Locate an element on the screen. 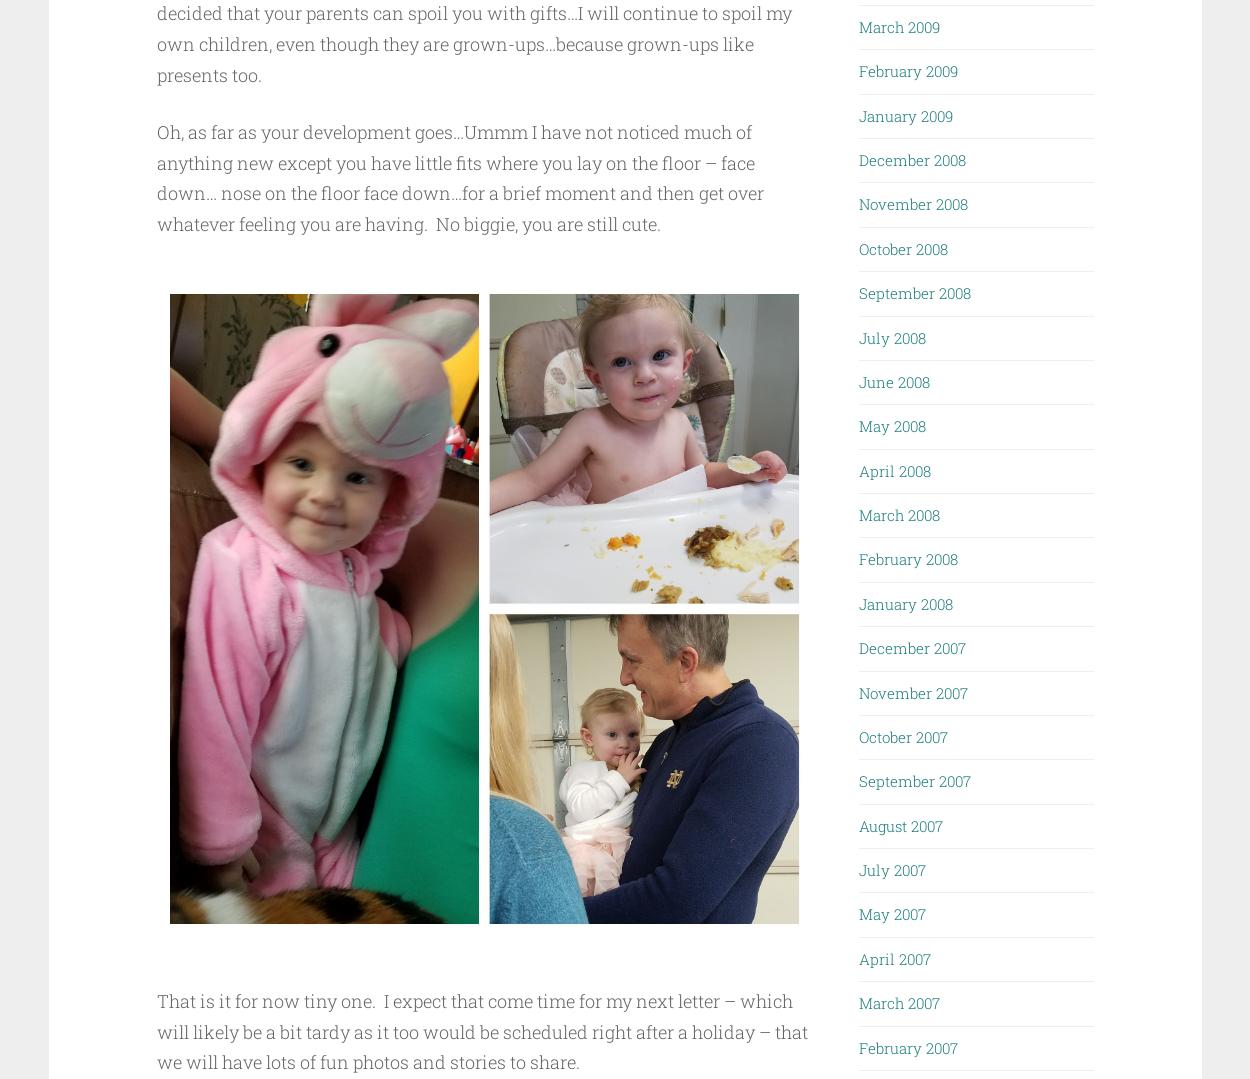  'That is it for now tiny one.  I expect that come time for my next letter – which will likely be a bit tardy as it too would be scheduled right after a holiday – that we will have lots of fun photos and stories to share.' is located at coordinates (480, 1031).